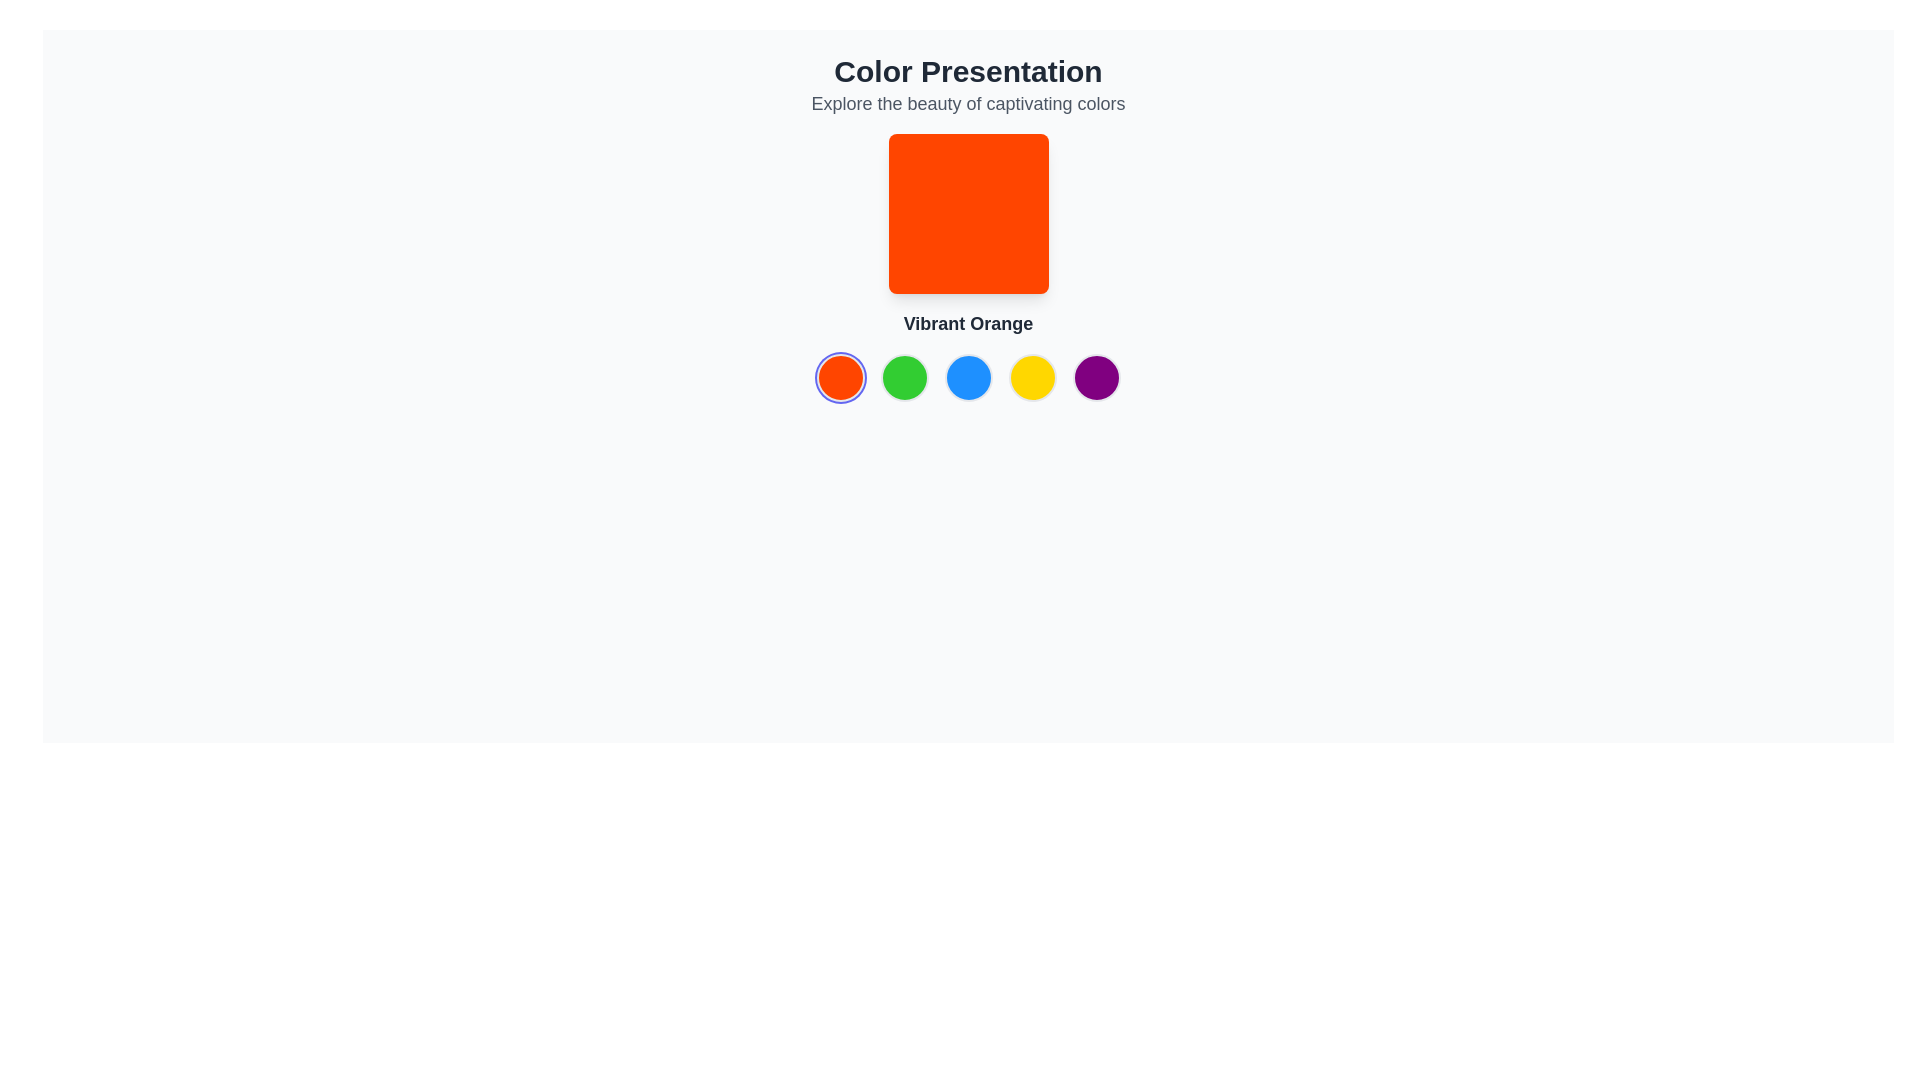 This screenshot has width=1920, height=1080. What do you see at coordinates (1032, 378) in the screenshot?
I see `the circular button with a golden yellow background, the fourth button in a row of five, to see the focus effect` at bounding box center [1032, 378].